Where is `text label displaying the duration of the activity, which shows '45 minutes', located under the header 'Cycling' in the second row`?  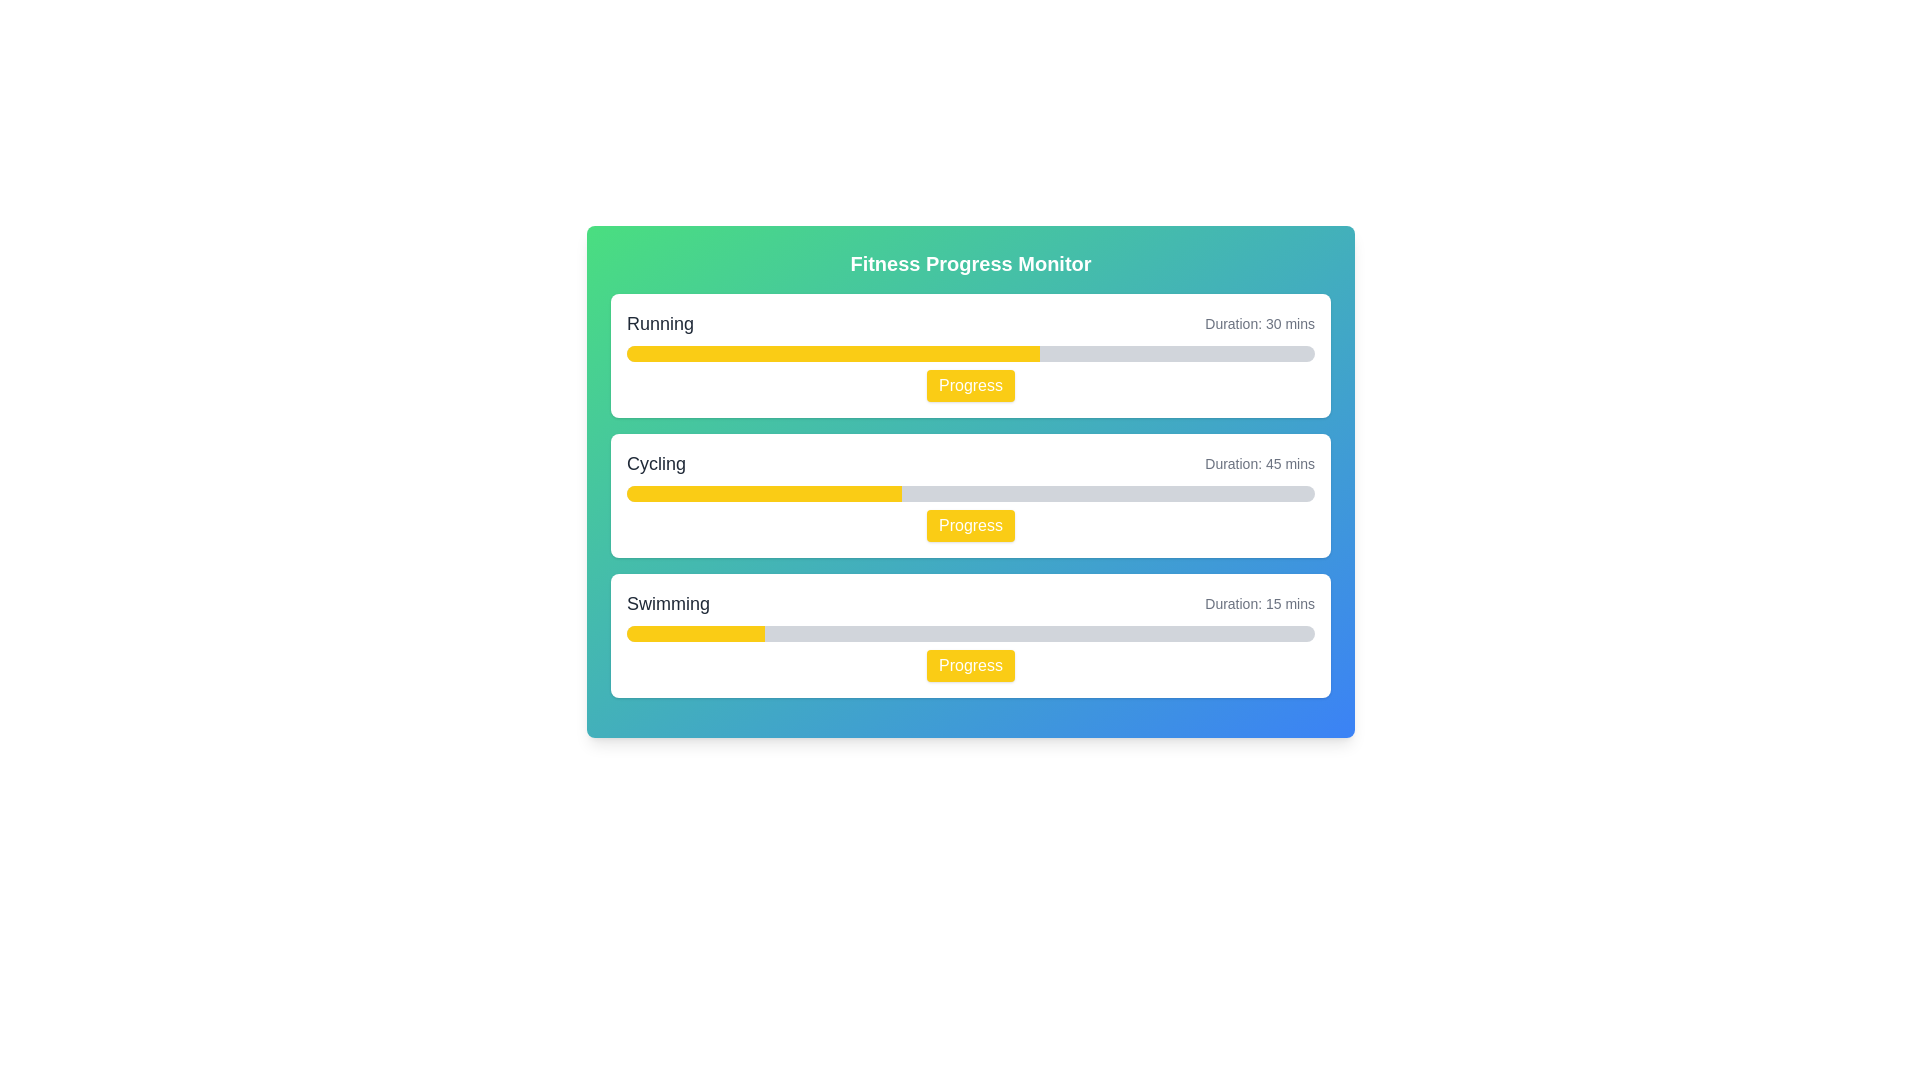
text label displaying the duration of the activity, which shows '45 minutes', located under the header 'Cycling' in the second row is located at coordinates (1259, 463).